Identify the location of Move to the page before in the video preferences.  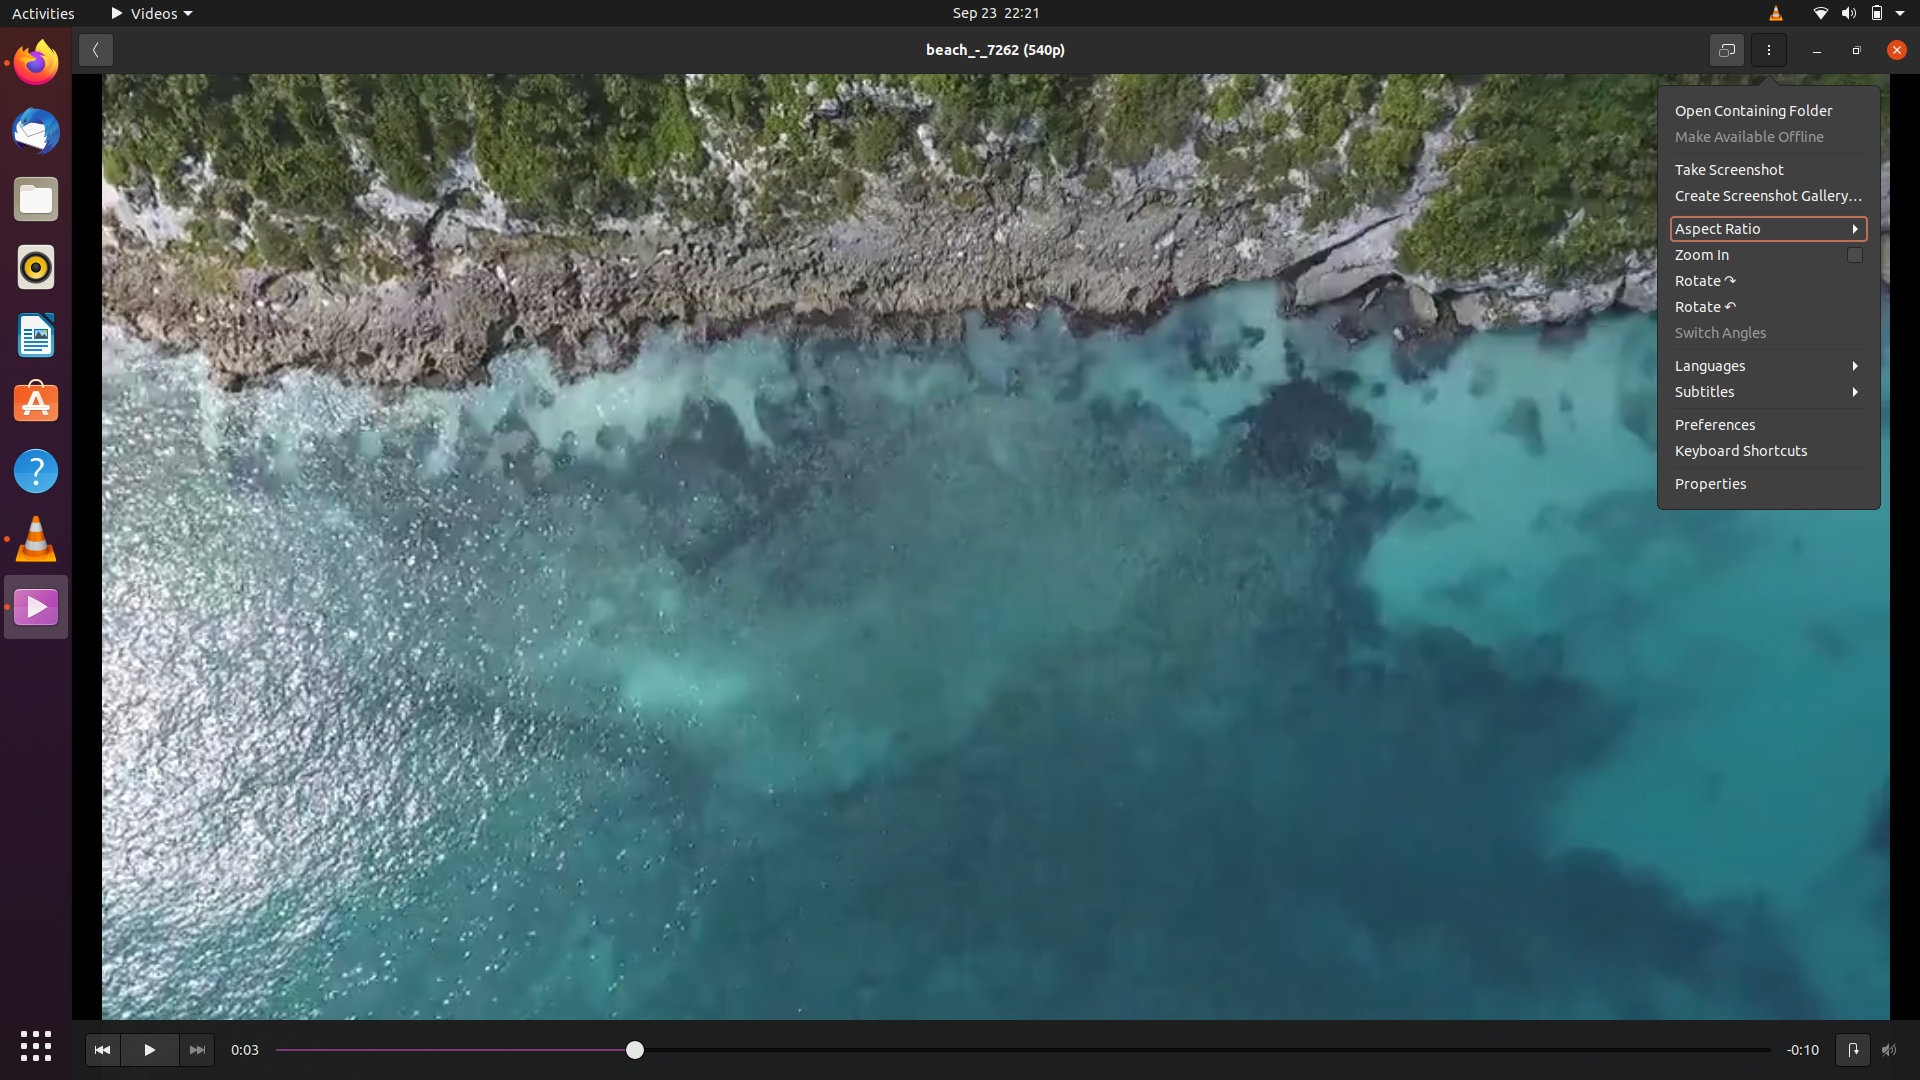
(92, 48).